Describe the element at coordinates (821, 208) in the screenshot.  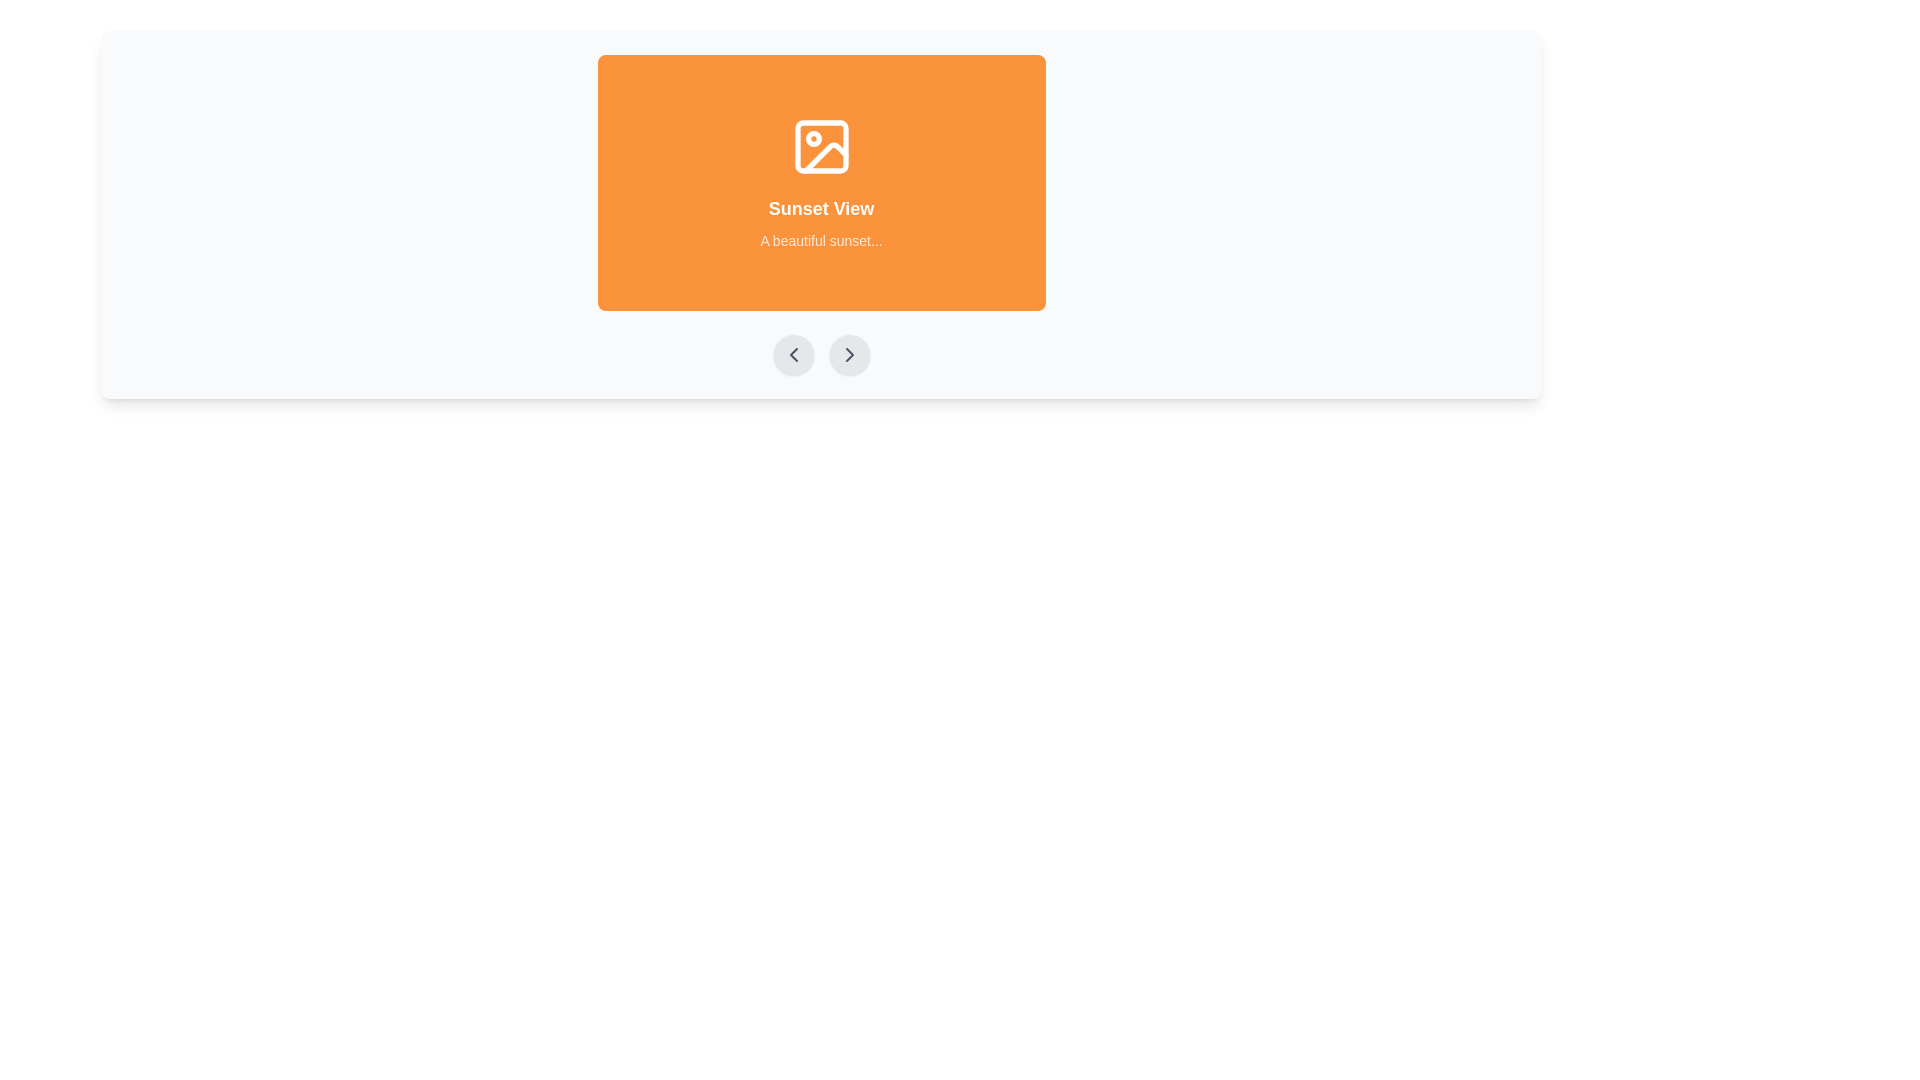
I see `the bold, large-sized text label "Sunset View" with a prominent white font color on an orange background, located below an icon representing an image` at that location.